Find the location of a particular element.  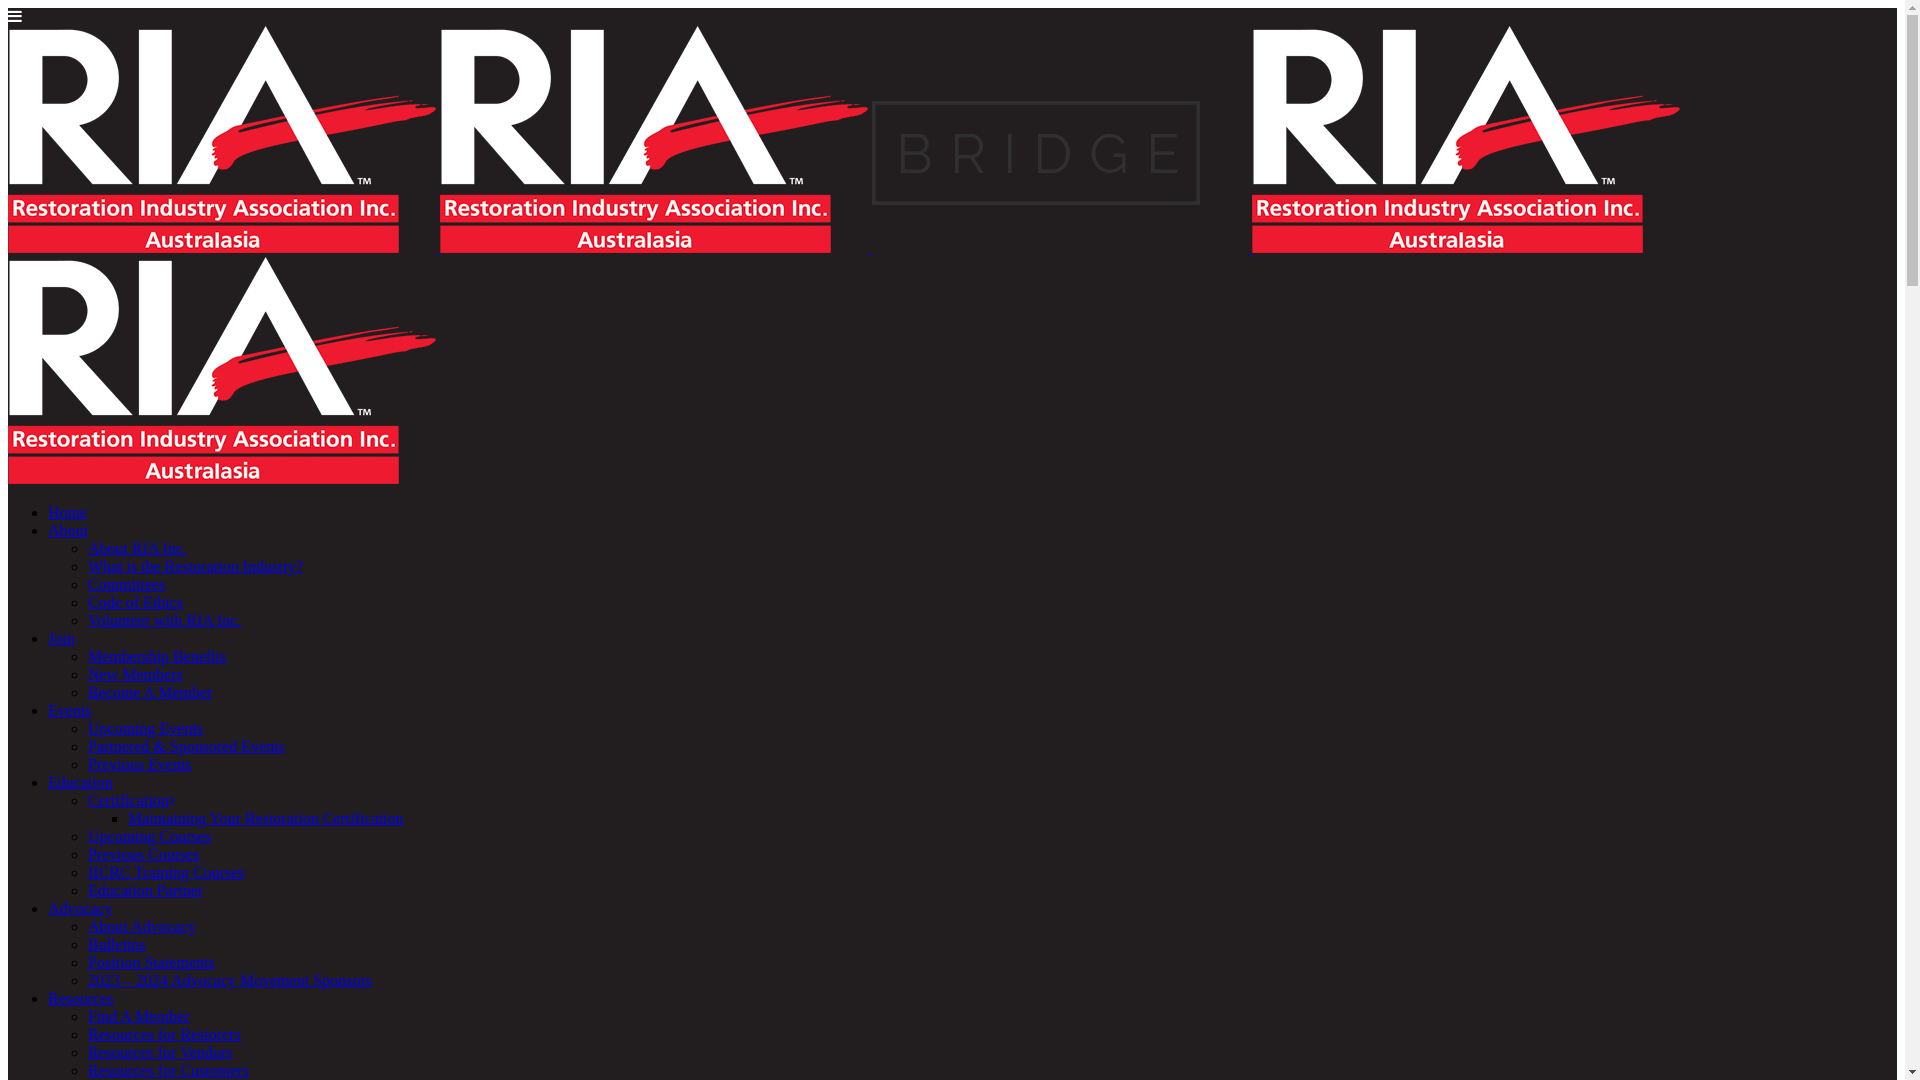

'Partnered & Sponsored Events' is located at coordinates (186, 746).